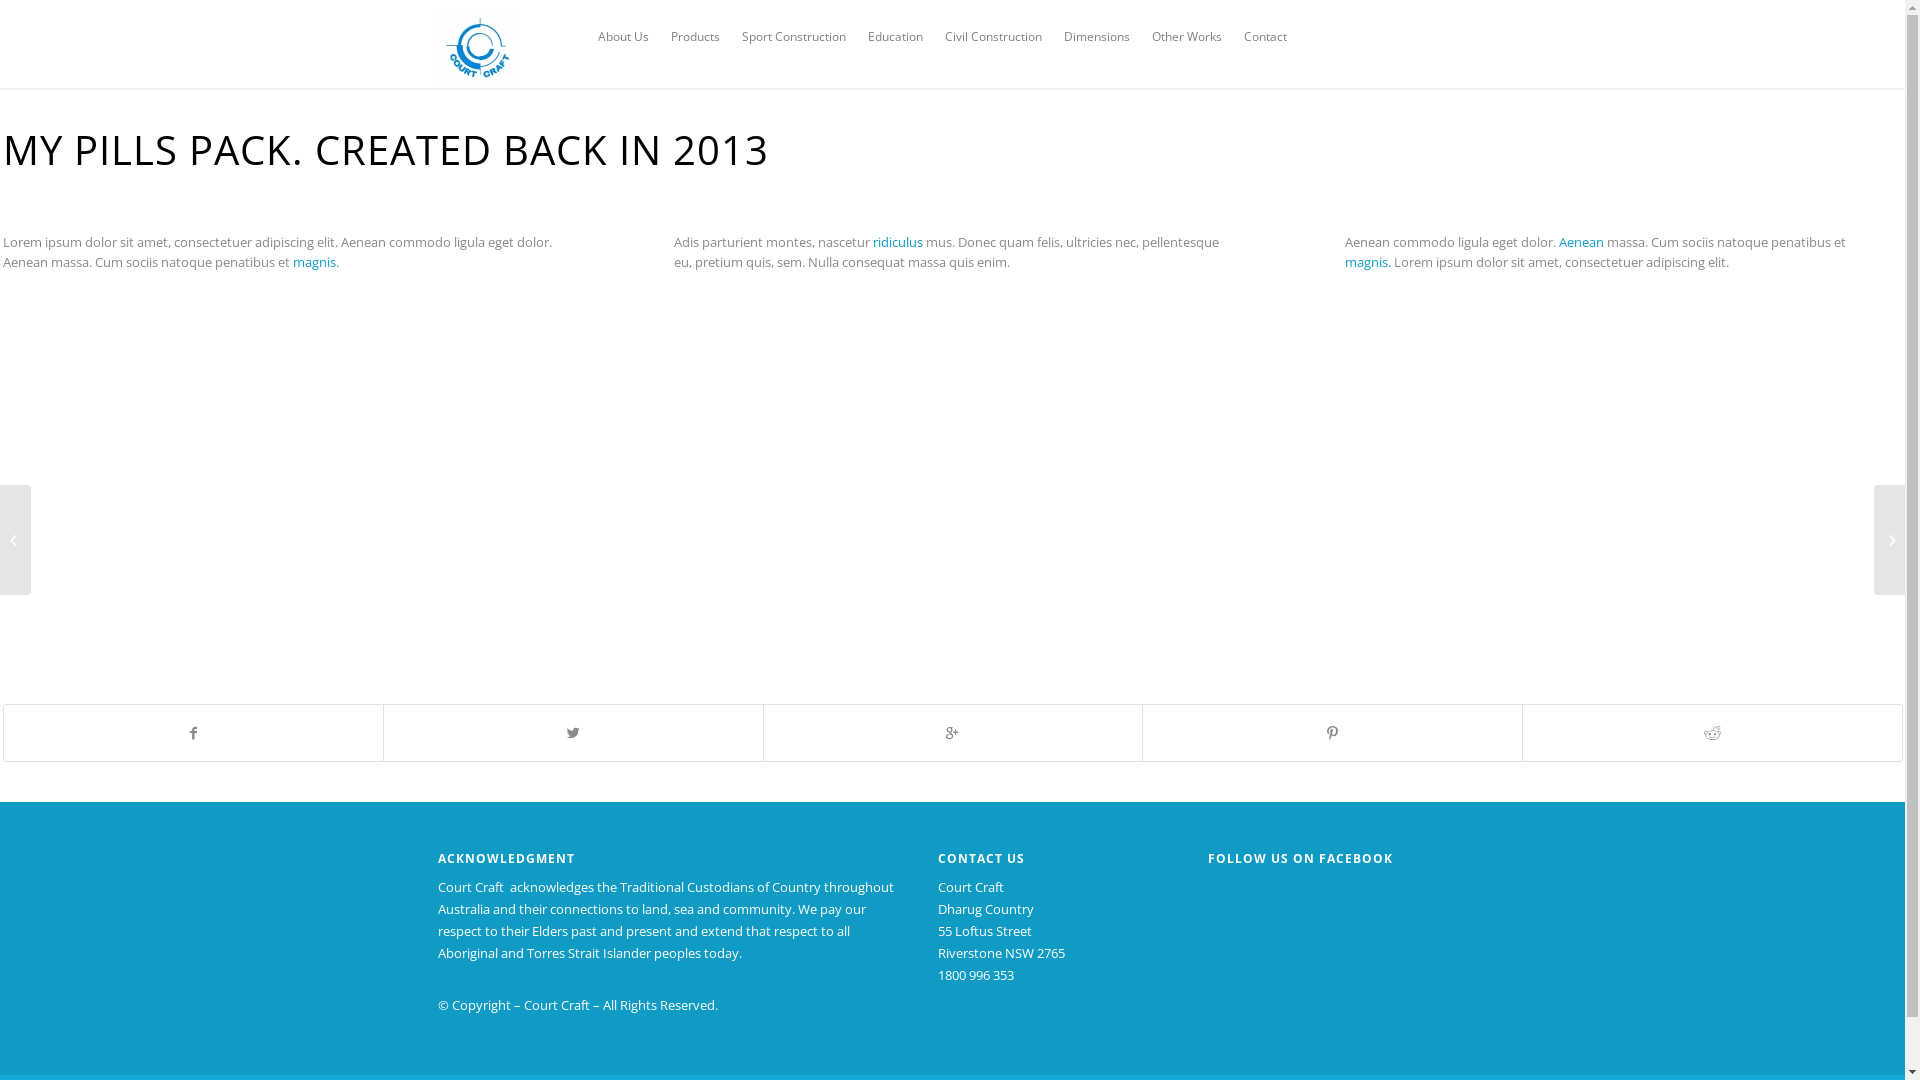 This screenshot has width=1920, height=1080. What do you see at coordinates (792, 37) in the screenshot?
I see `'Sport Construction'` at bounding box center [792, 37].